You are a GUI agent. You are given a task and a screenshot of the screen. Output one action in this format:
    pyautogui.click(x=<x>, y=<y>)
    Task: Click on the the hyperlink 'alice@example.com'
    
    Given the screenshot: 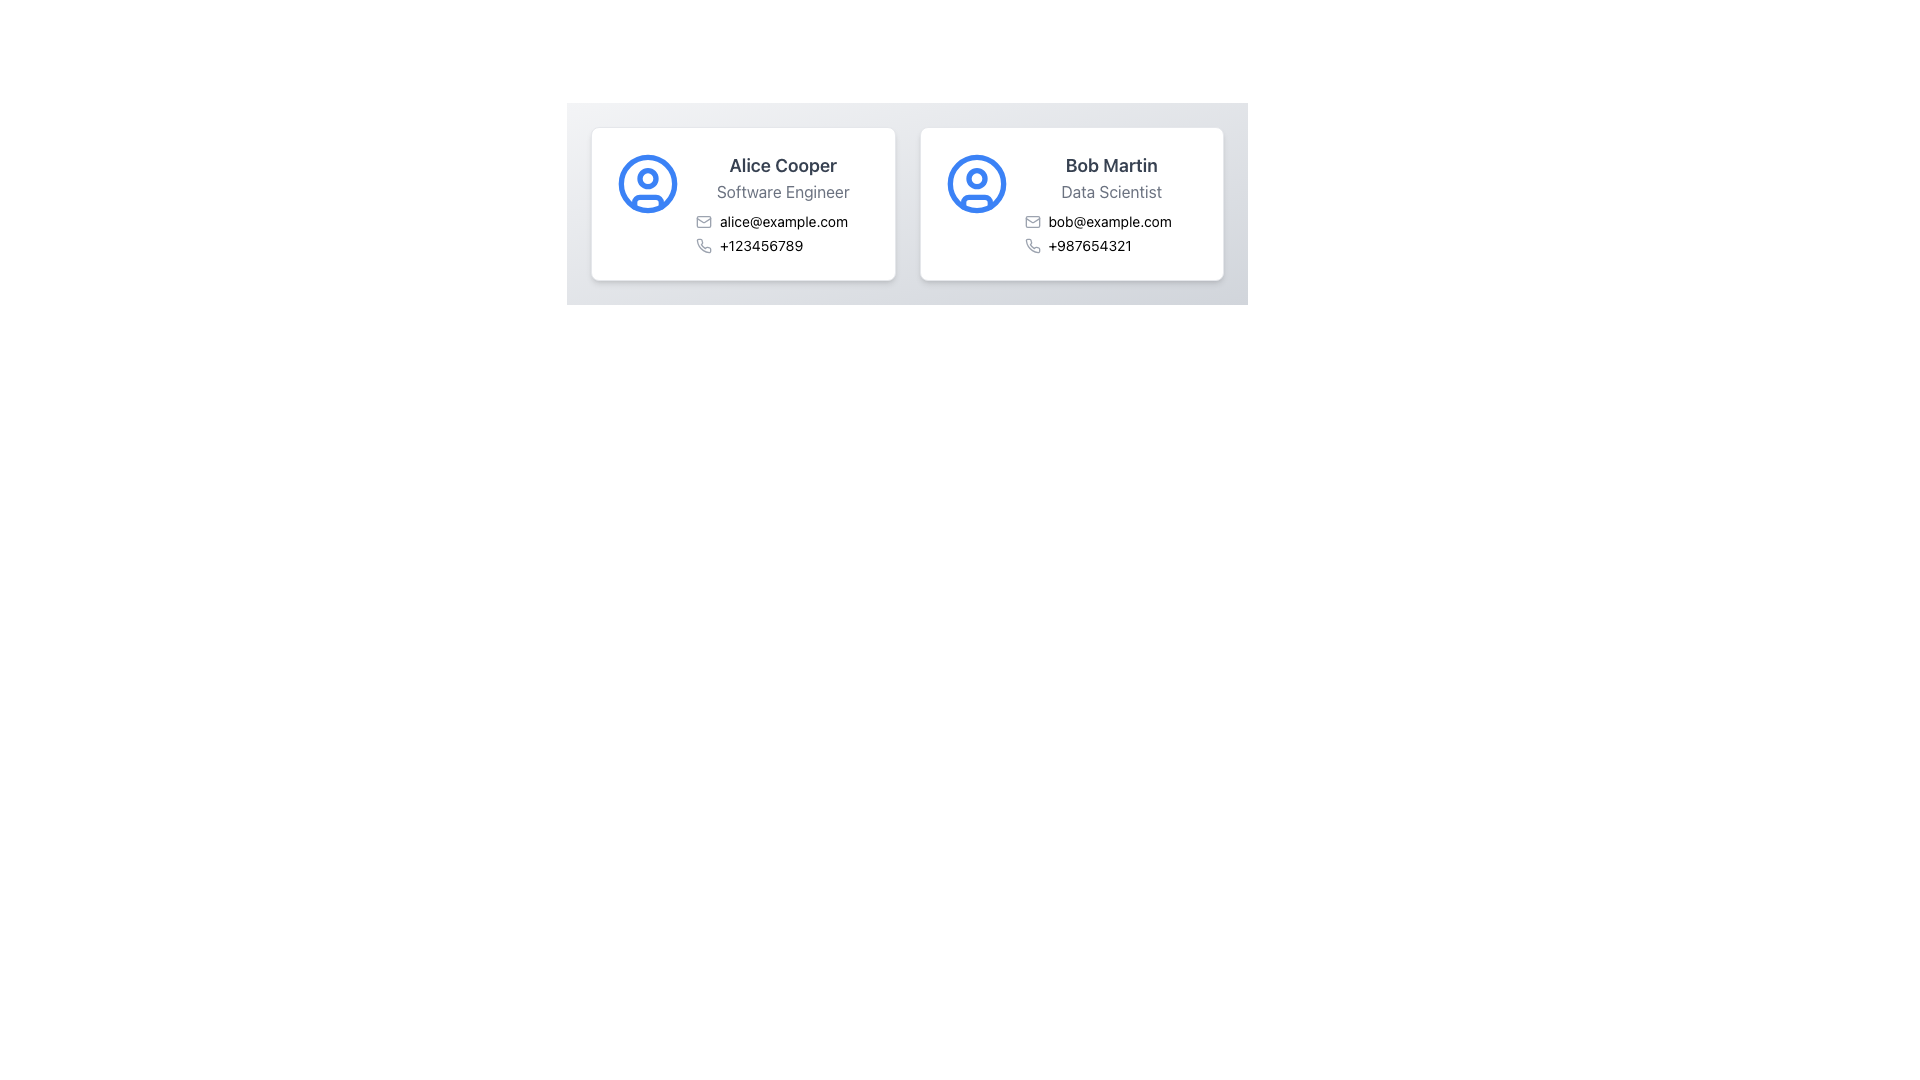 What is the action you would take?
    pyautogui.click(x=782, y=222)
    